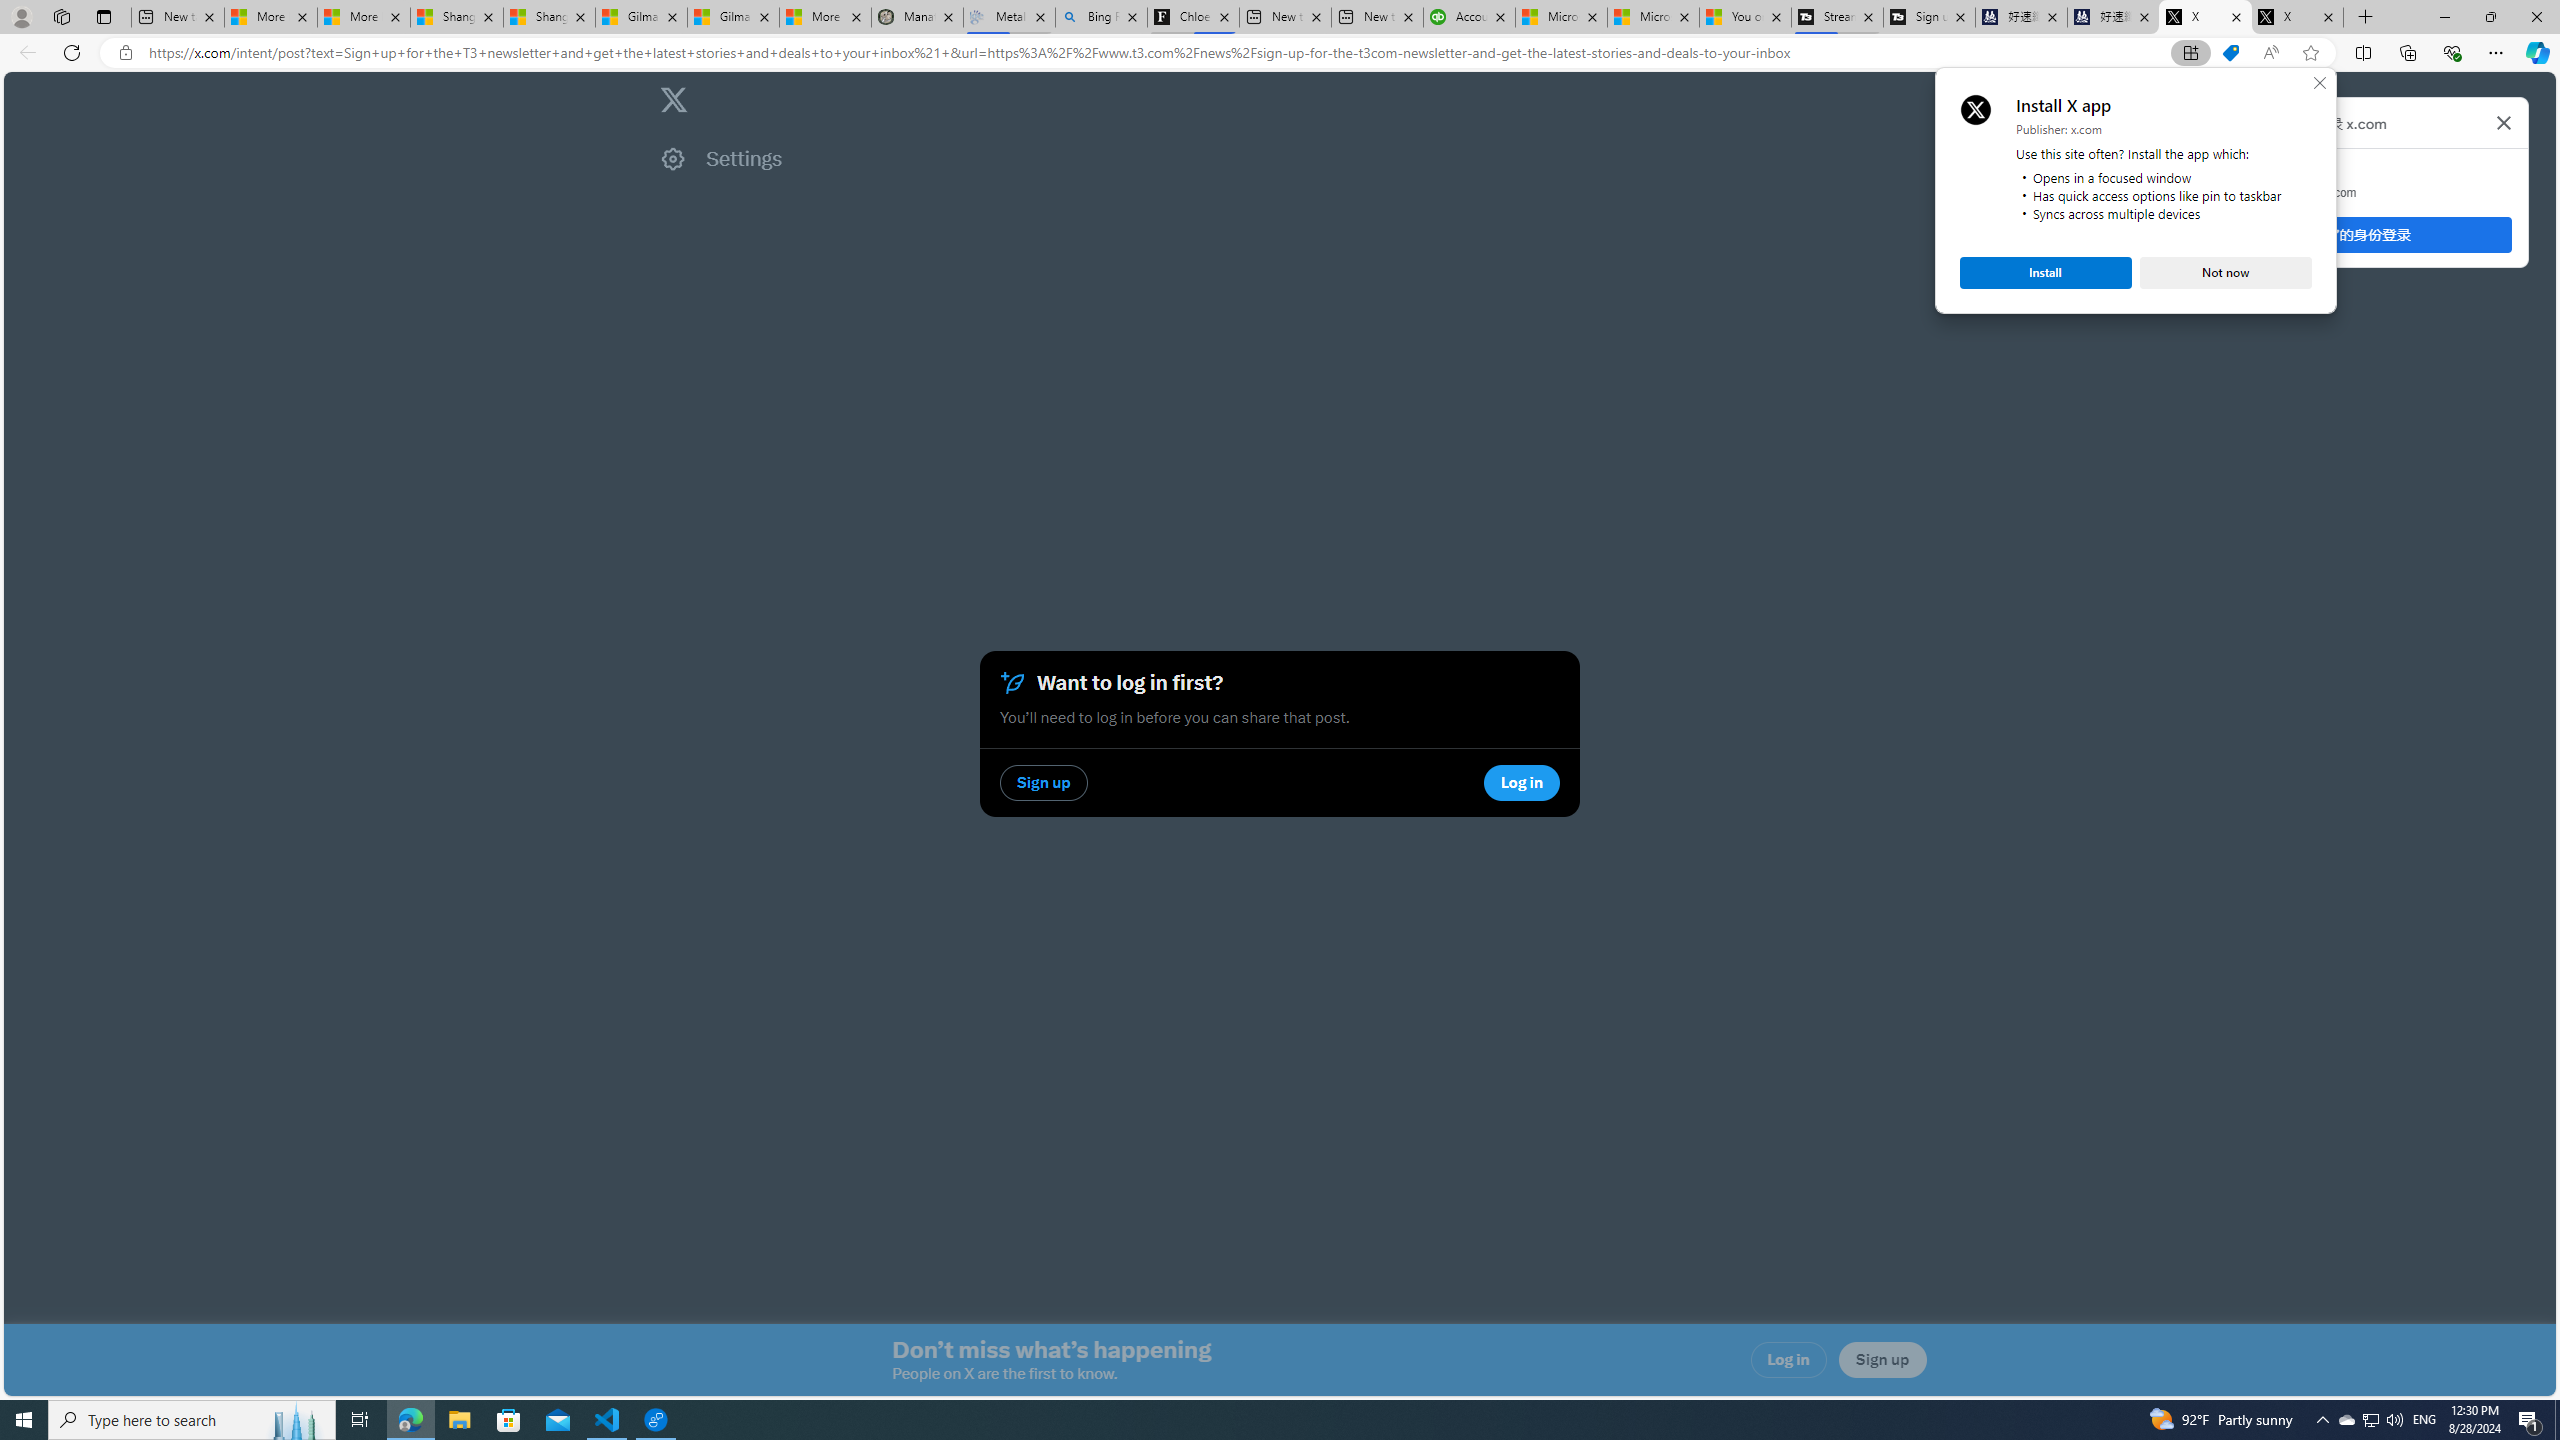 The width and height of the screenshot is (2560, 1440). I want to click on 'Start', so click(24, 1418).